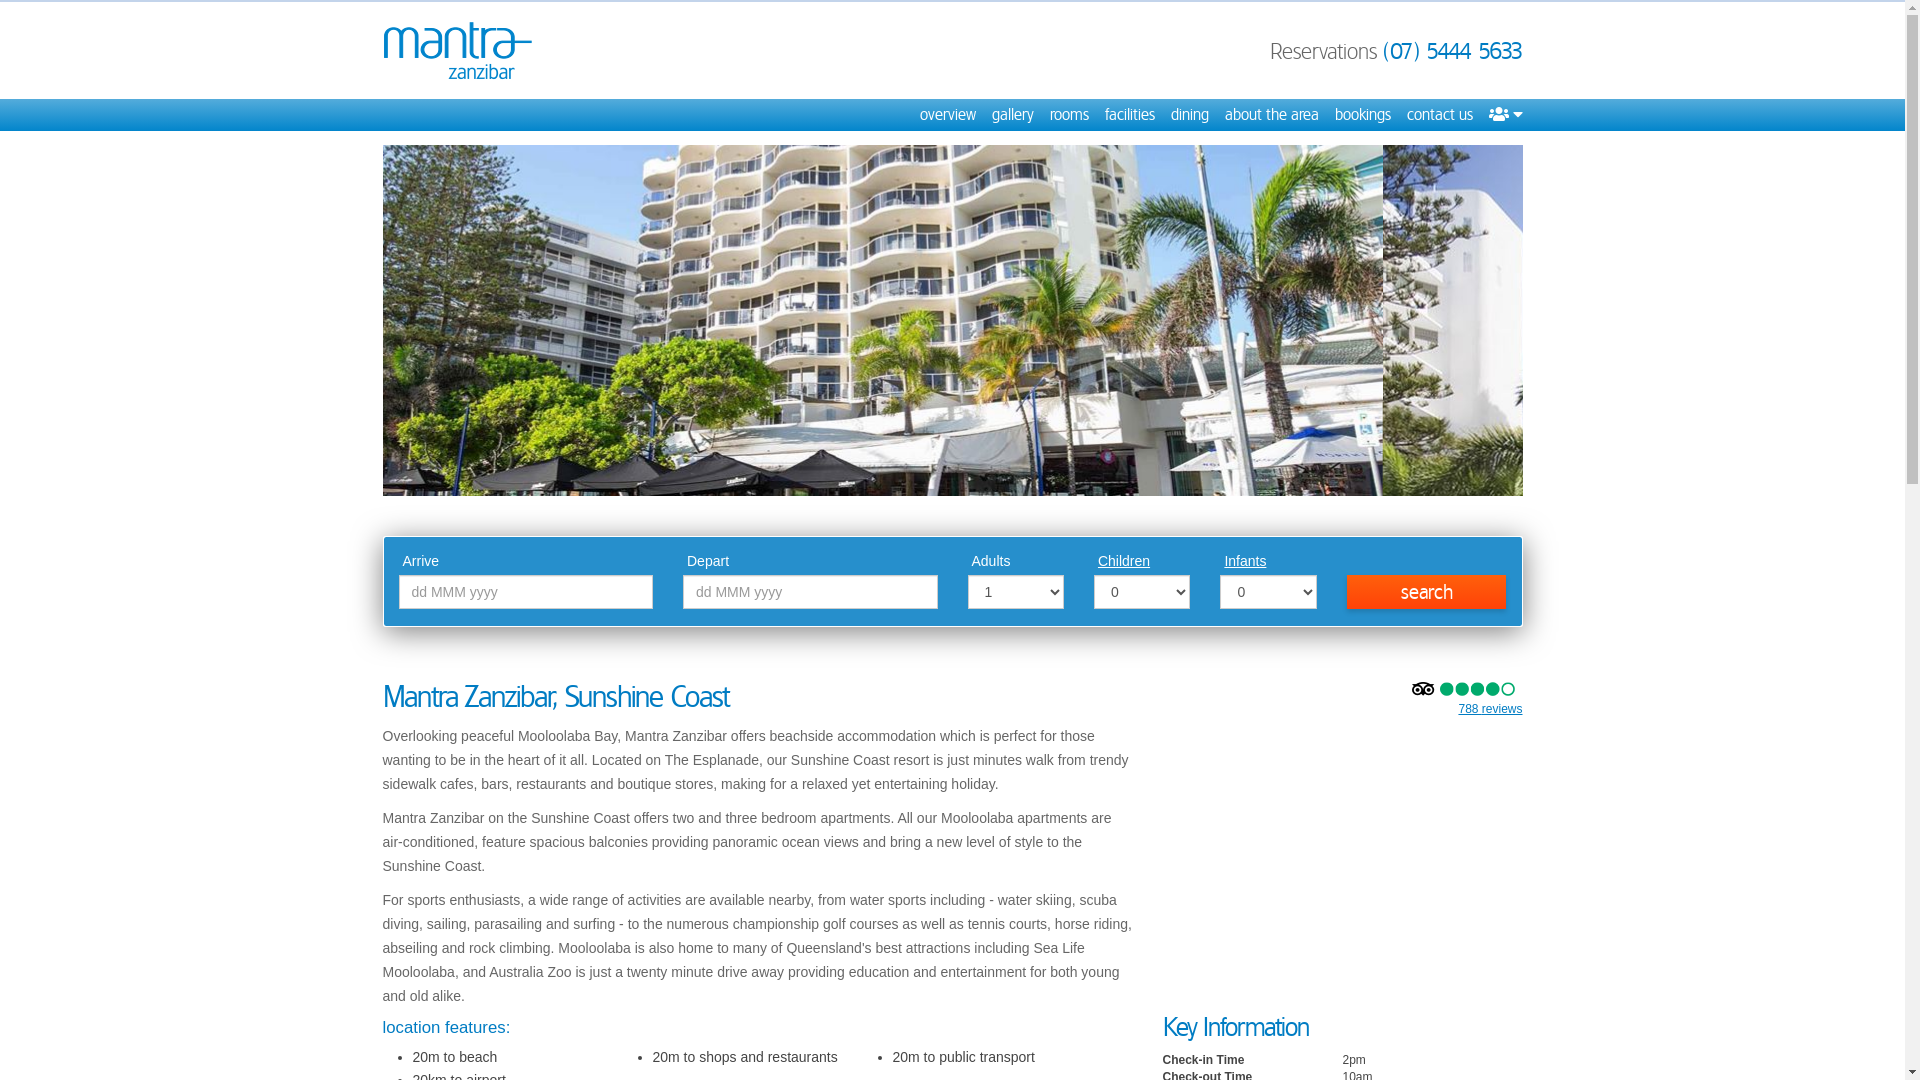  I want to click on '(07) 5444 5633', so click(1452, 49).